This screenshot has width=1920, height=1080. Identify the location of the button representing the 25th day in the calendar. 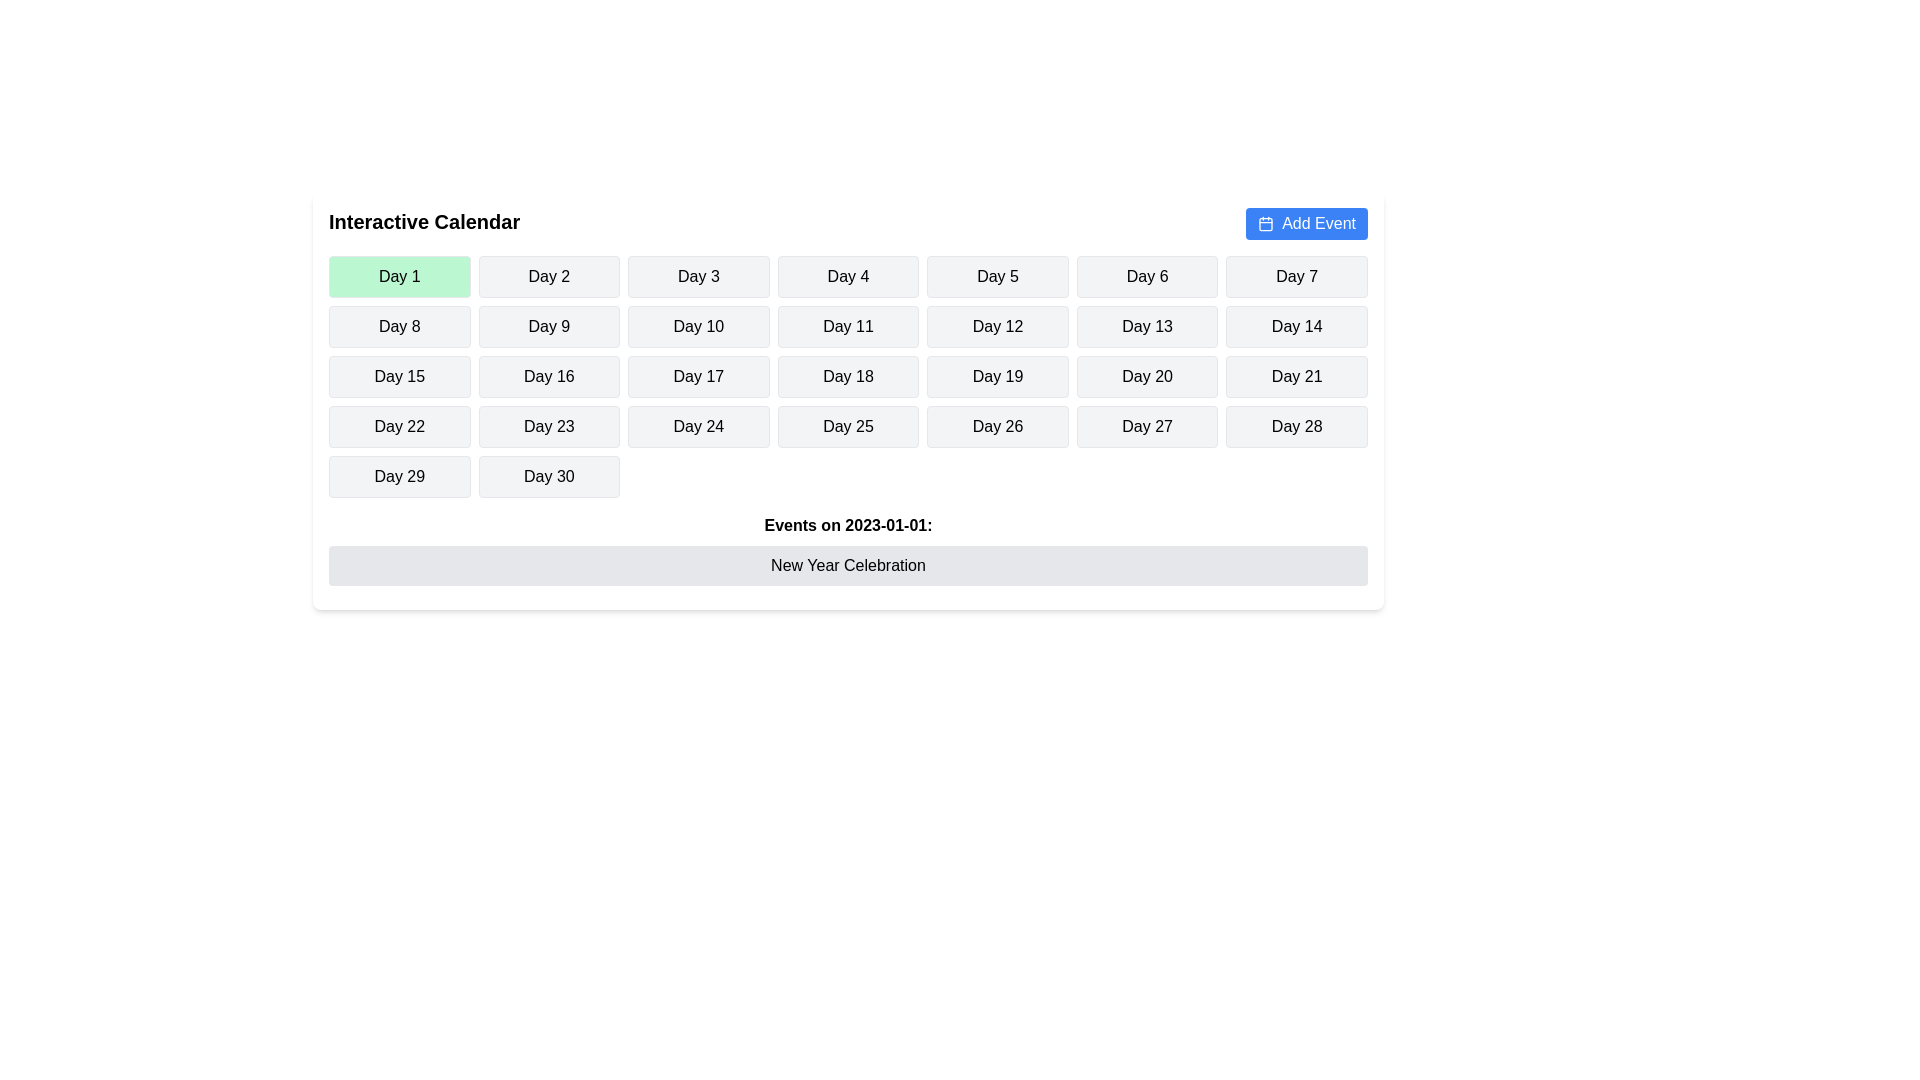
(848, 426).